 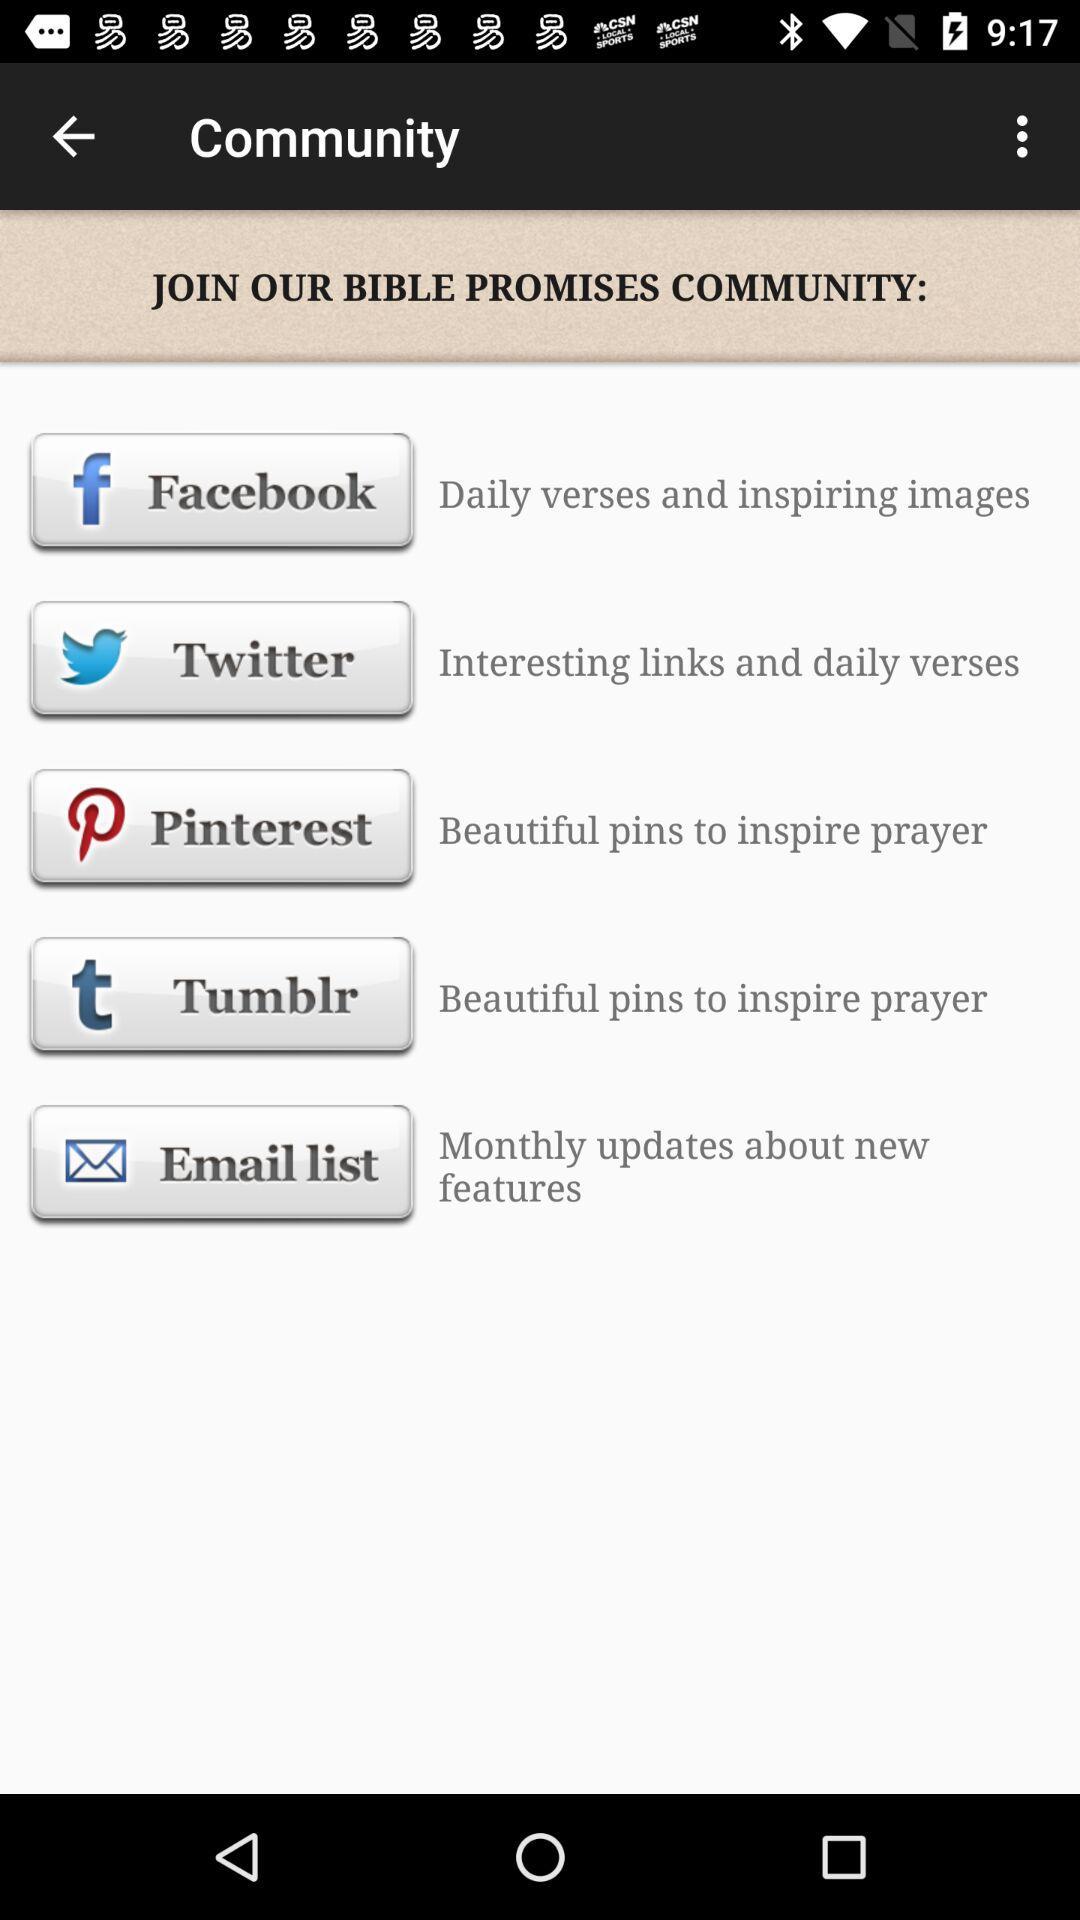 I want to click on open pinterest, so click(x=222, y=829).